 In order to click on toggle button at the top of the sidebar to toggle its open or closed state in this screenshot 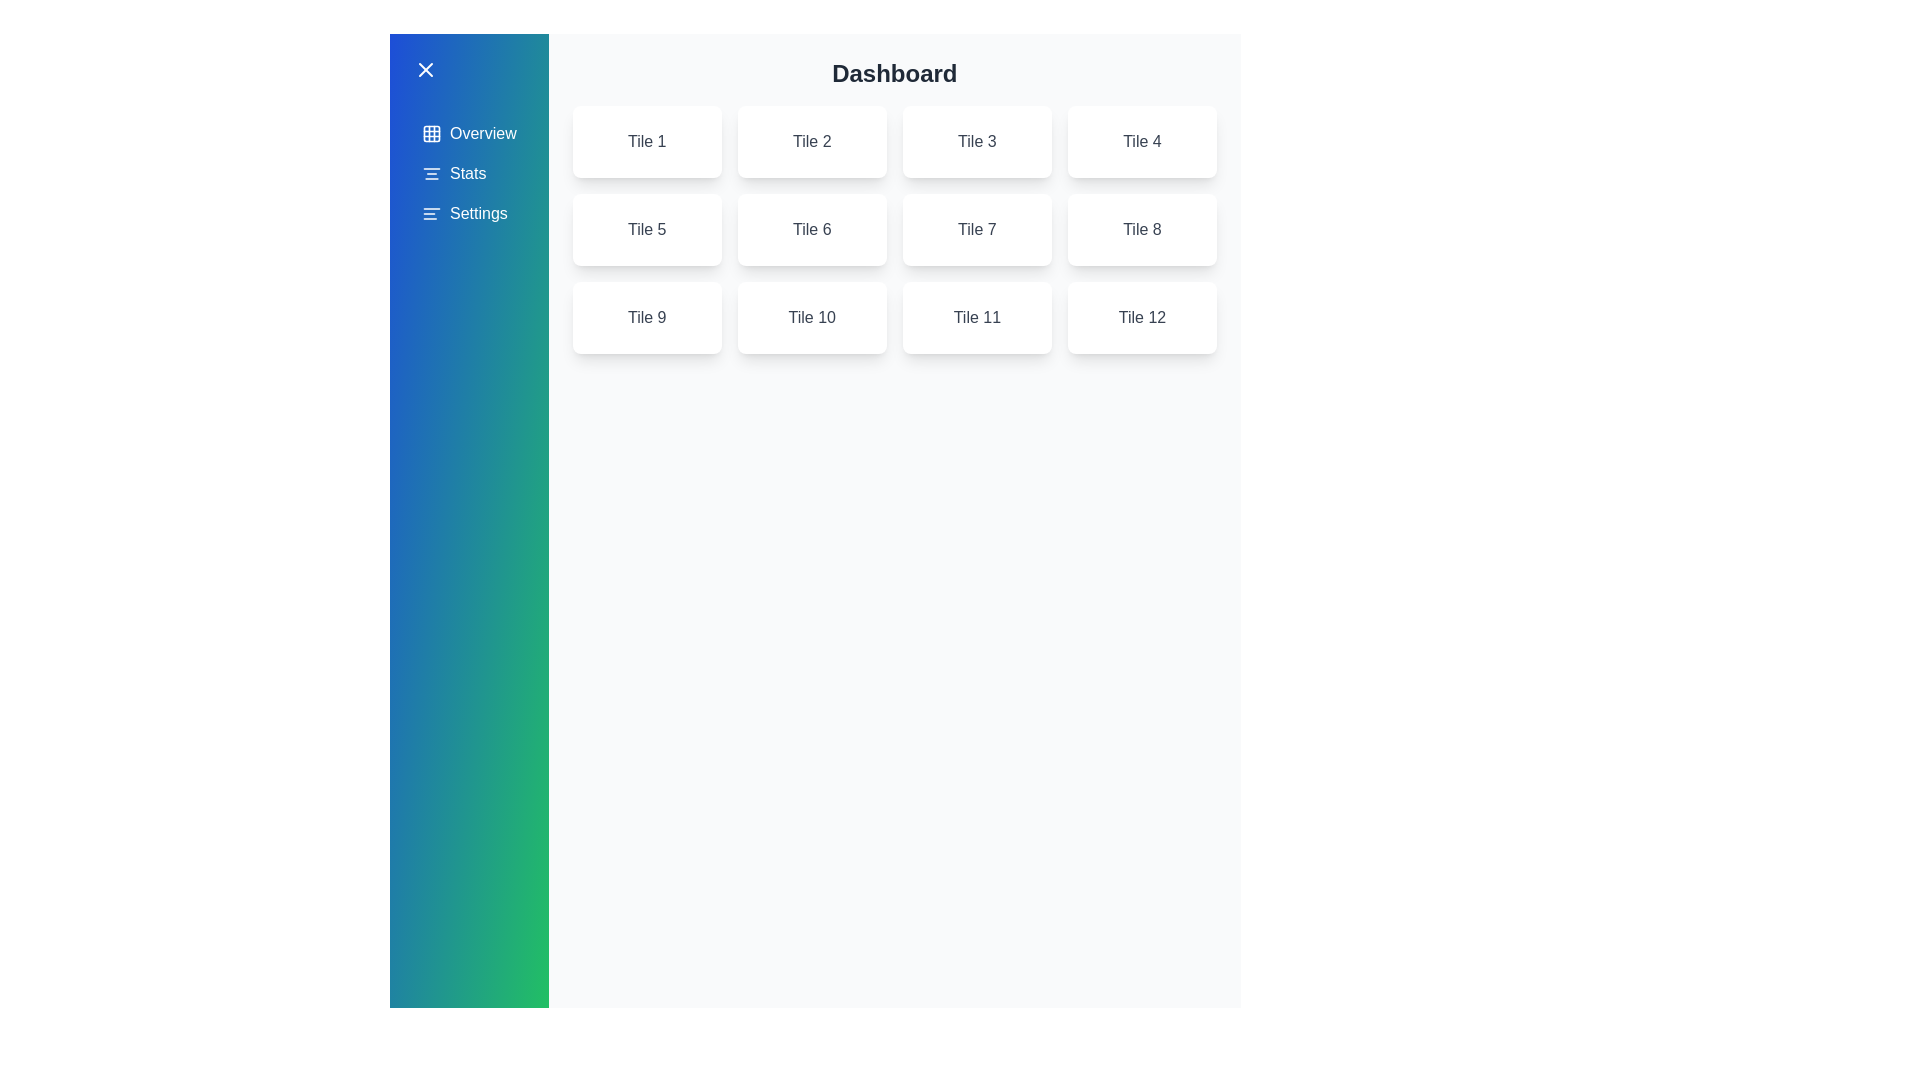, I will do `click(468, 68)`.